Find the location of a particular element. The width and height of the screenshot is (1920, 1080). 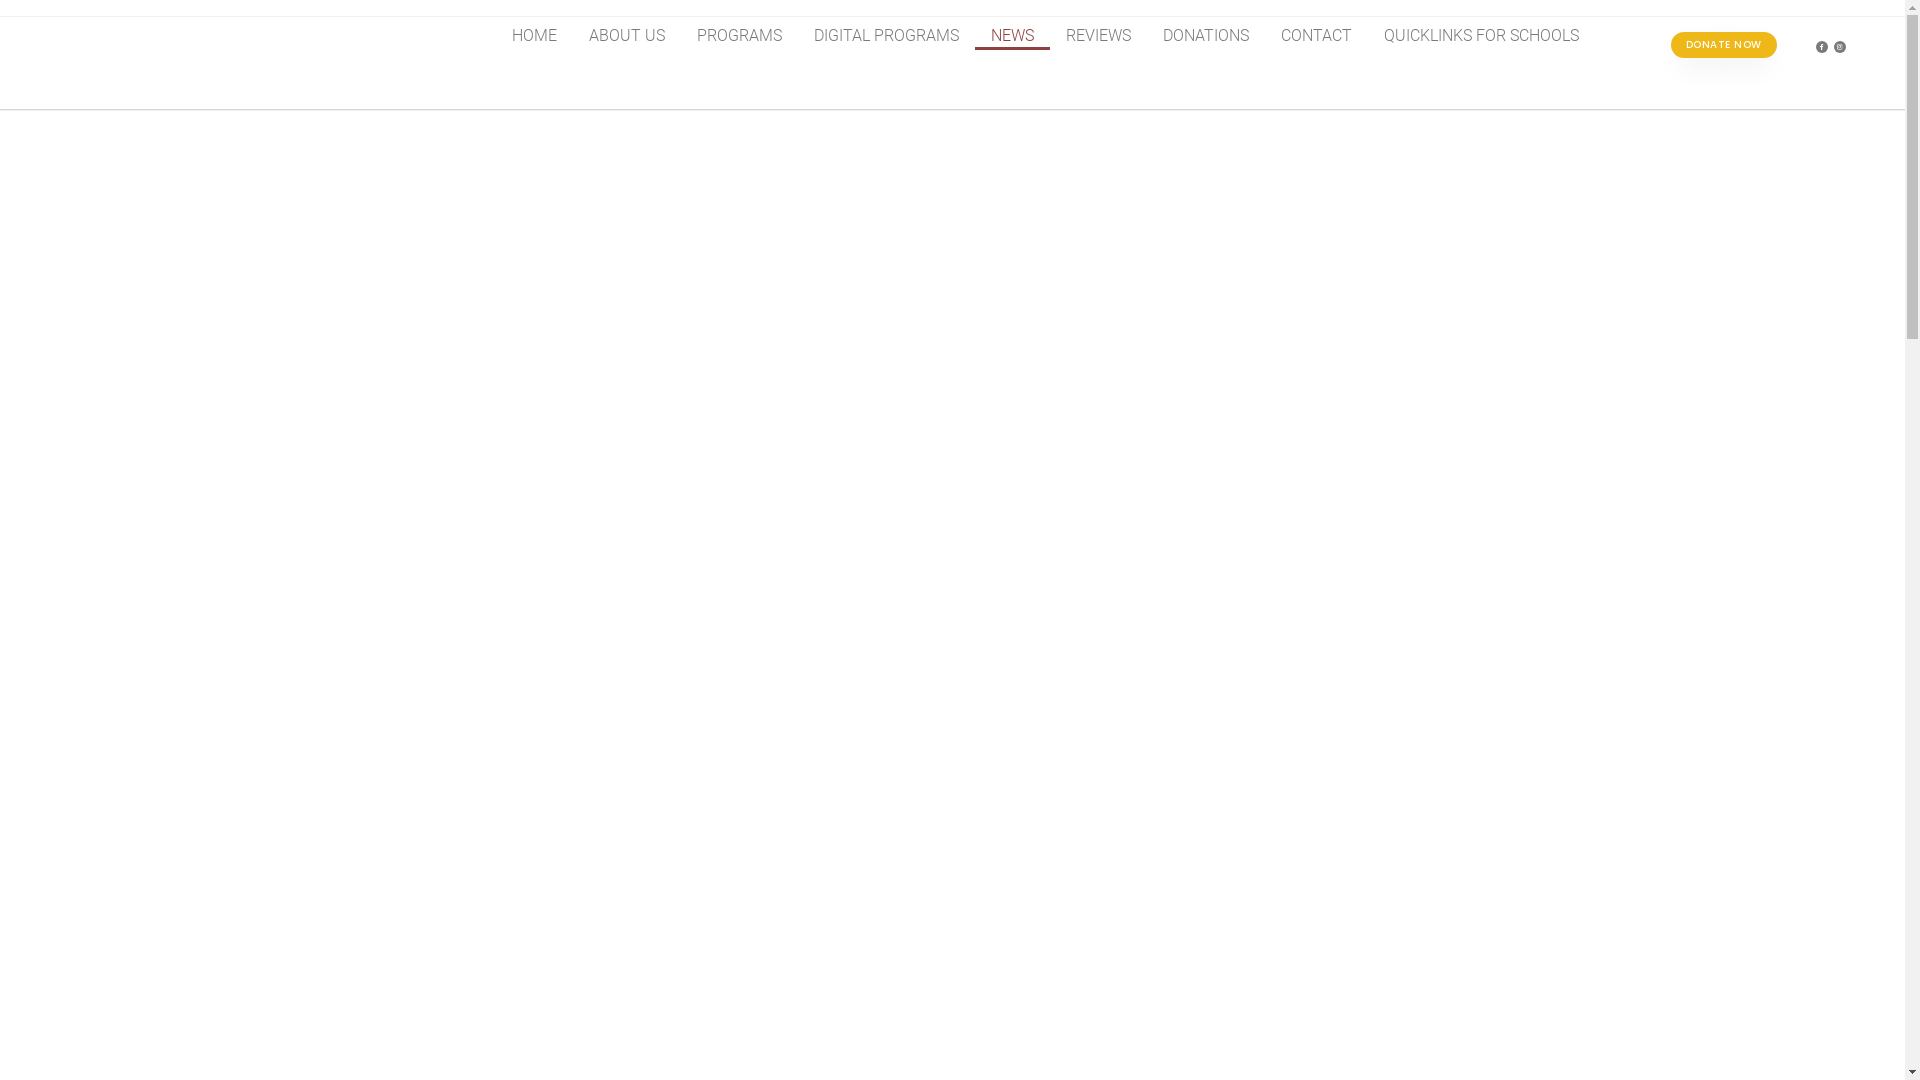

'QUICKLINKS FOR SCHOOLS' is located at coordinates (1481, 35).